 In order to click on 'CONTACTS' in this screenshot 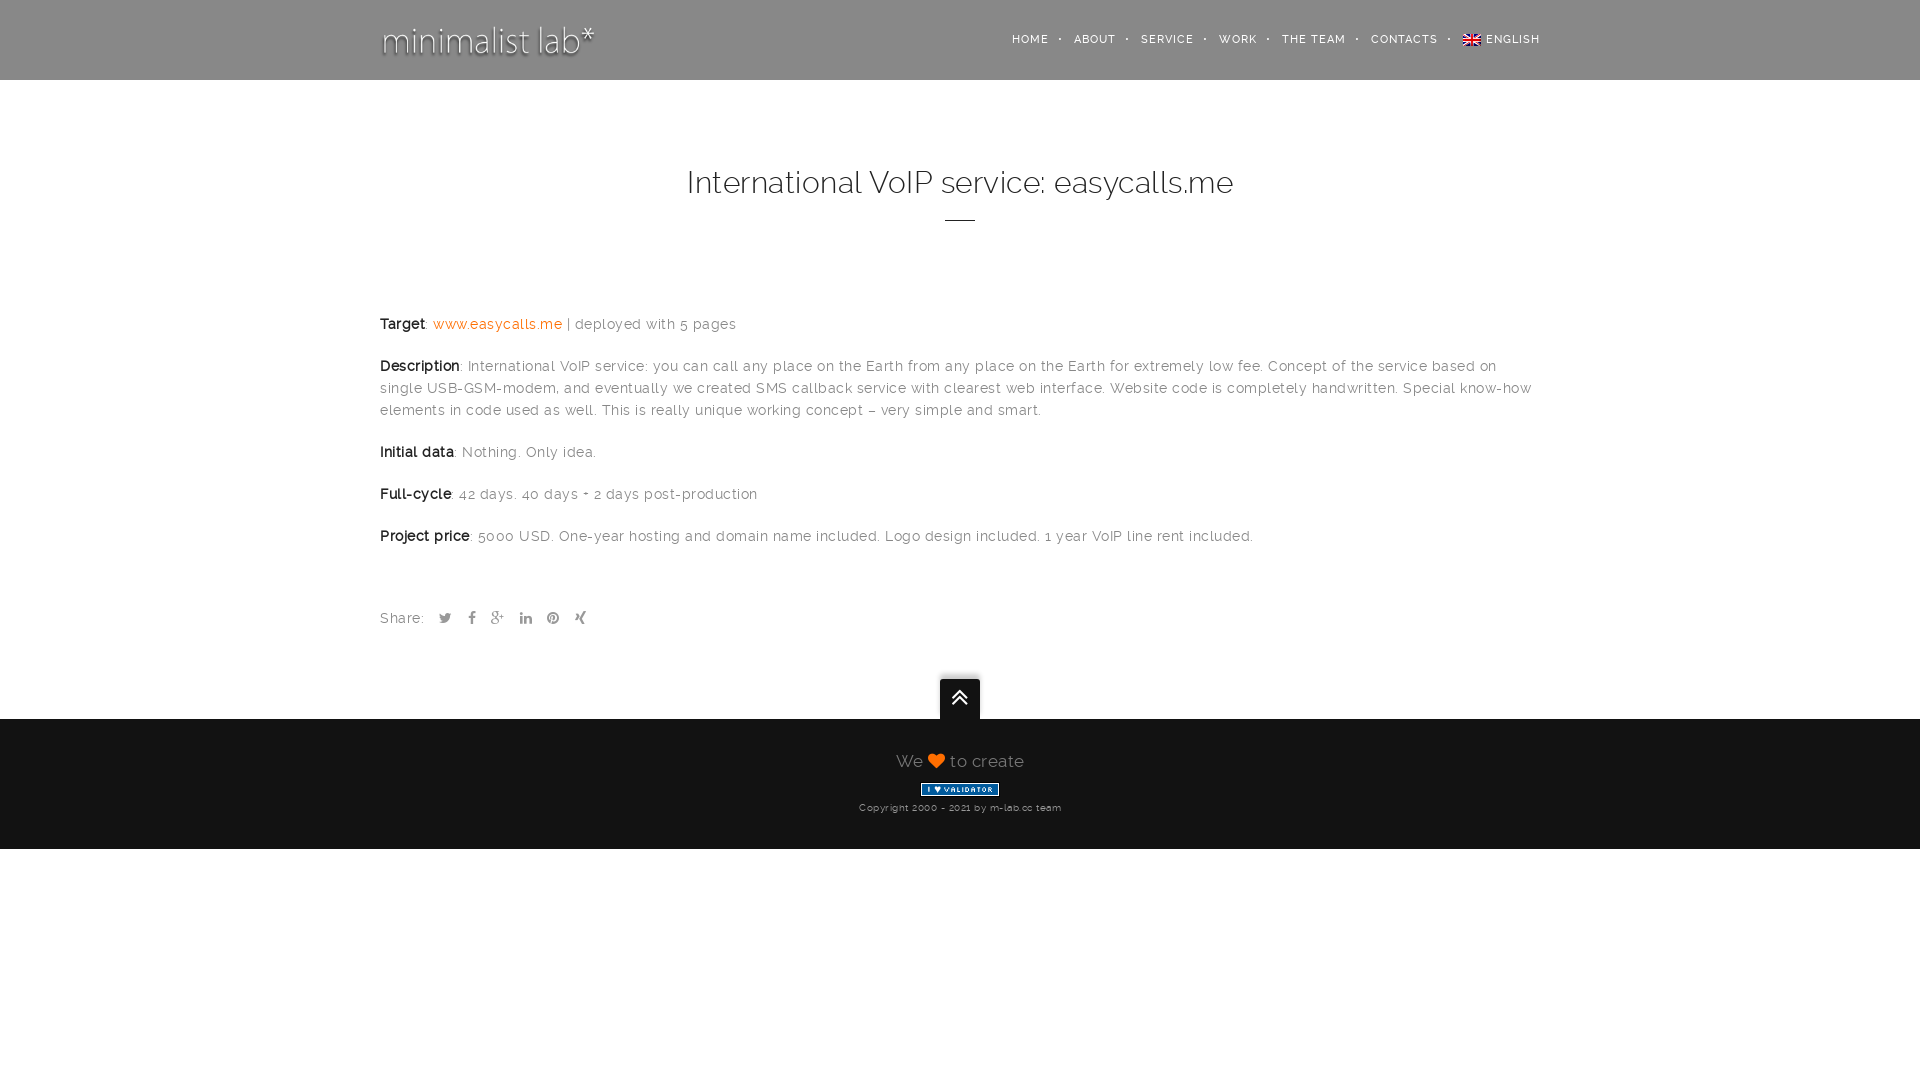, I will do `click(1391, 39)`.